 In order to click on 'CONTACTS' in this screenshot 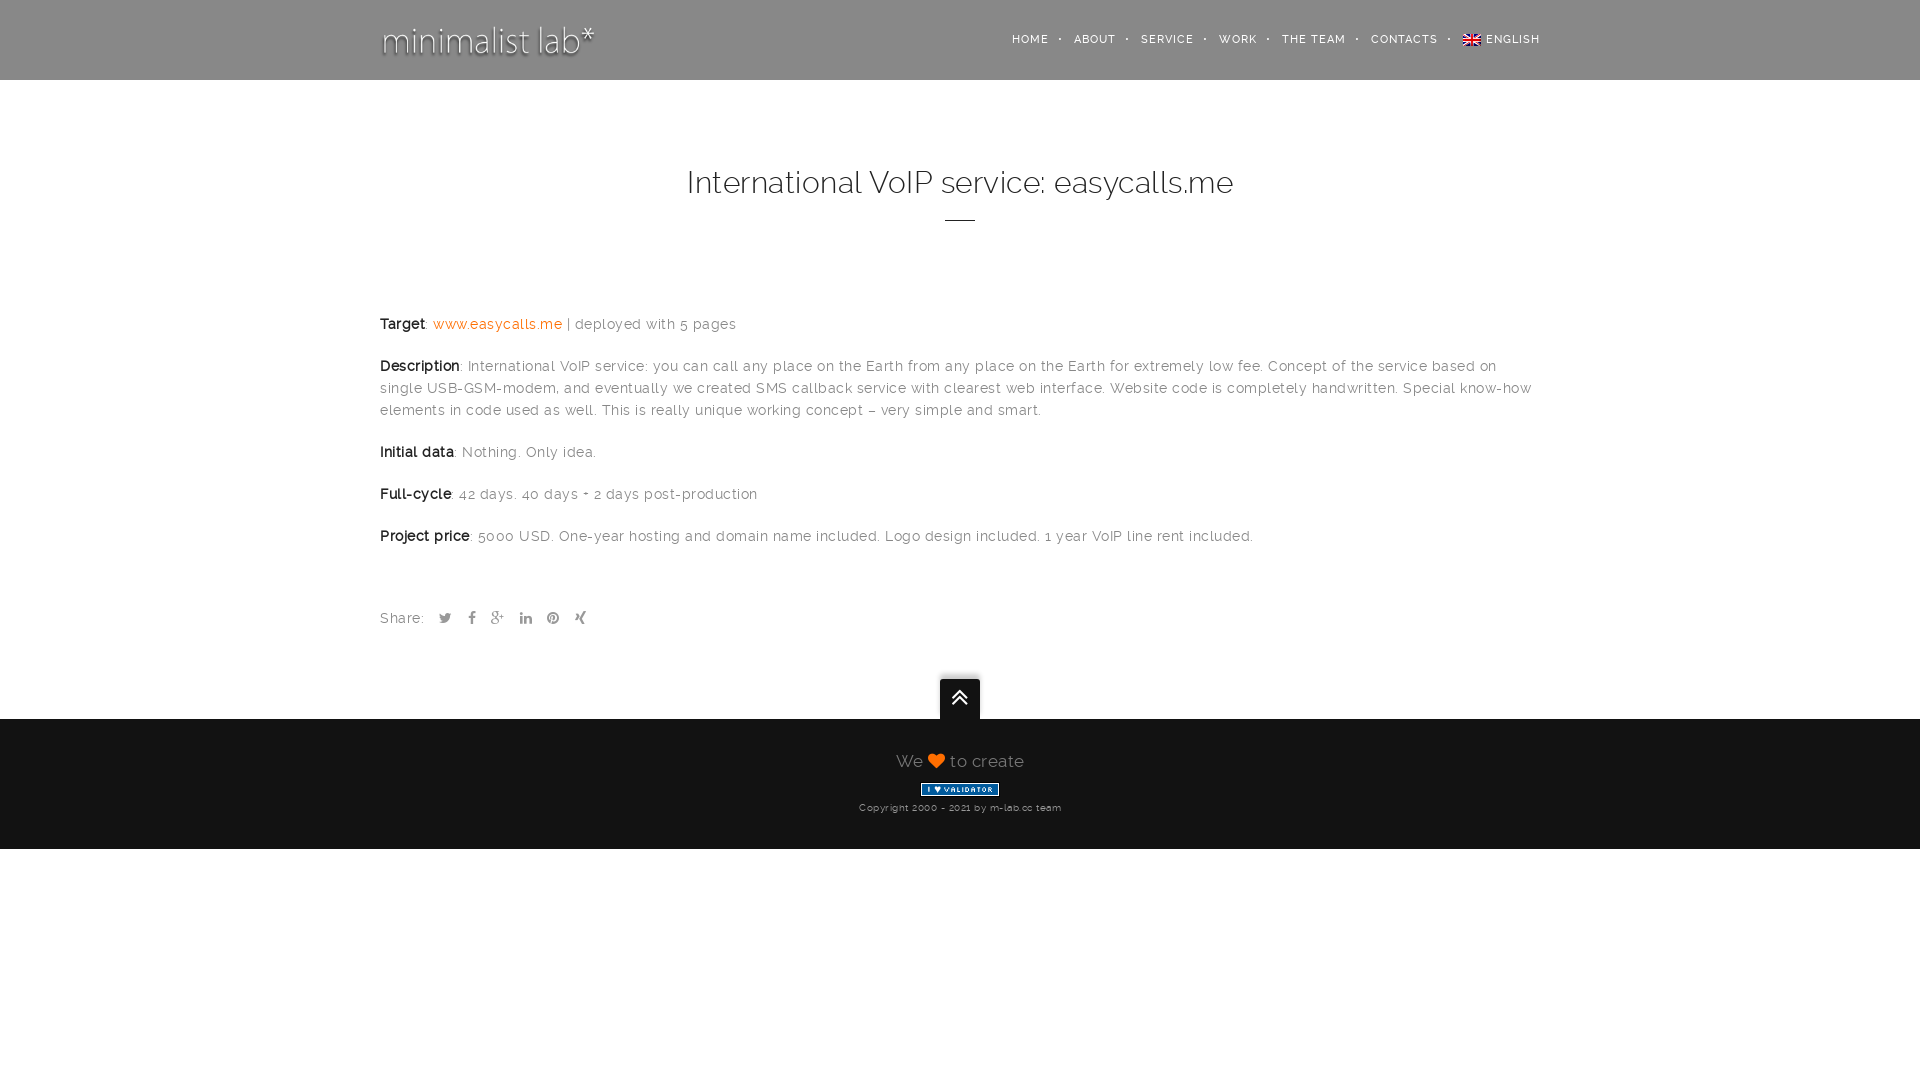, I will do `click(1391, 39)`.